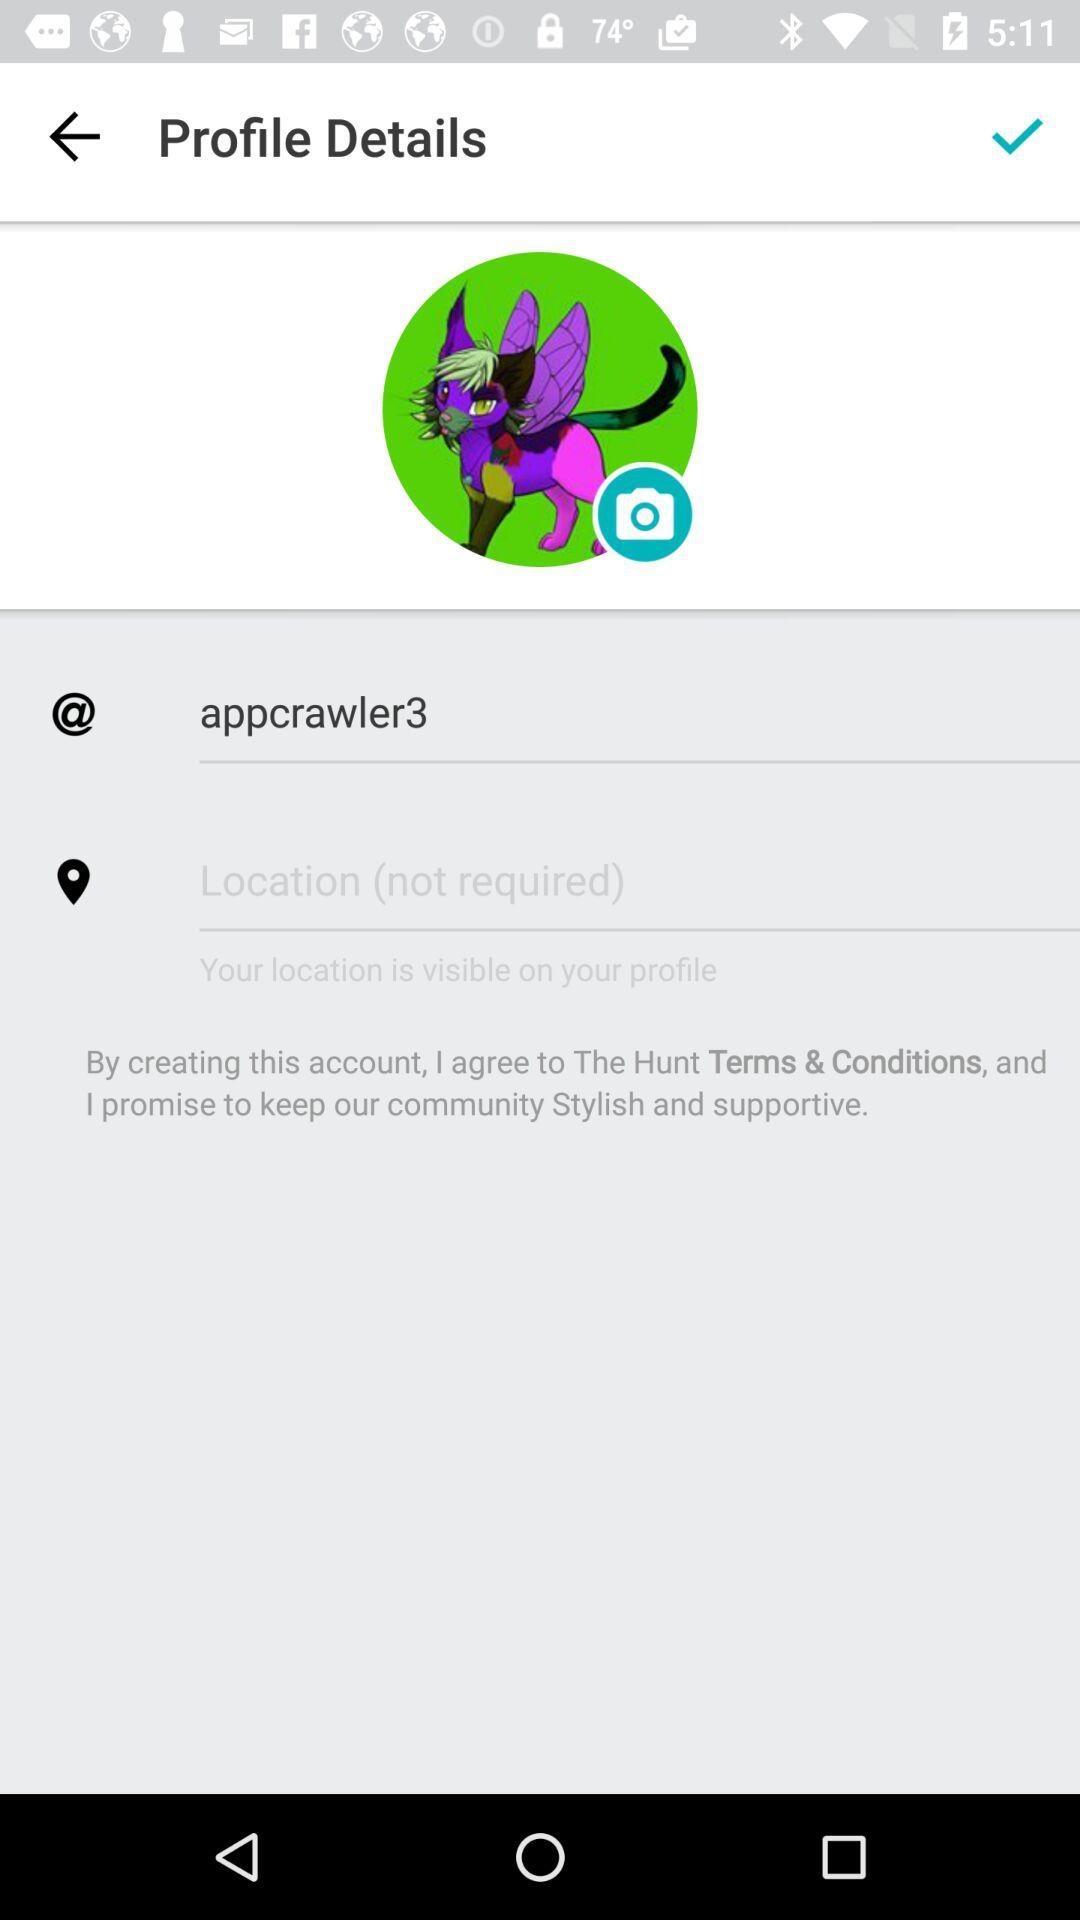 This screenshot has height=1920, width=1080. I want to click on the app next to the profile details item, so click(1017, 135).